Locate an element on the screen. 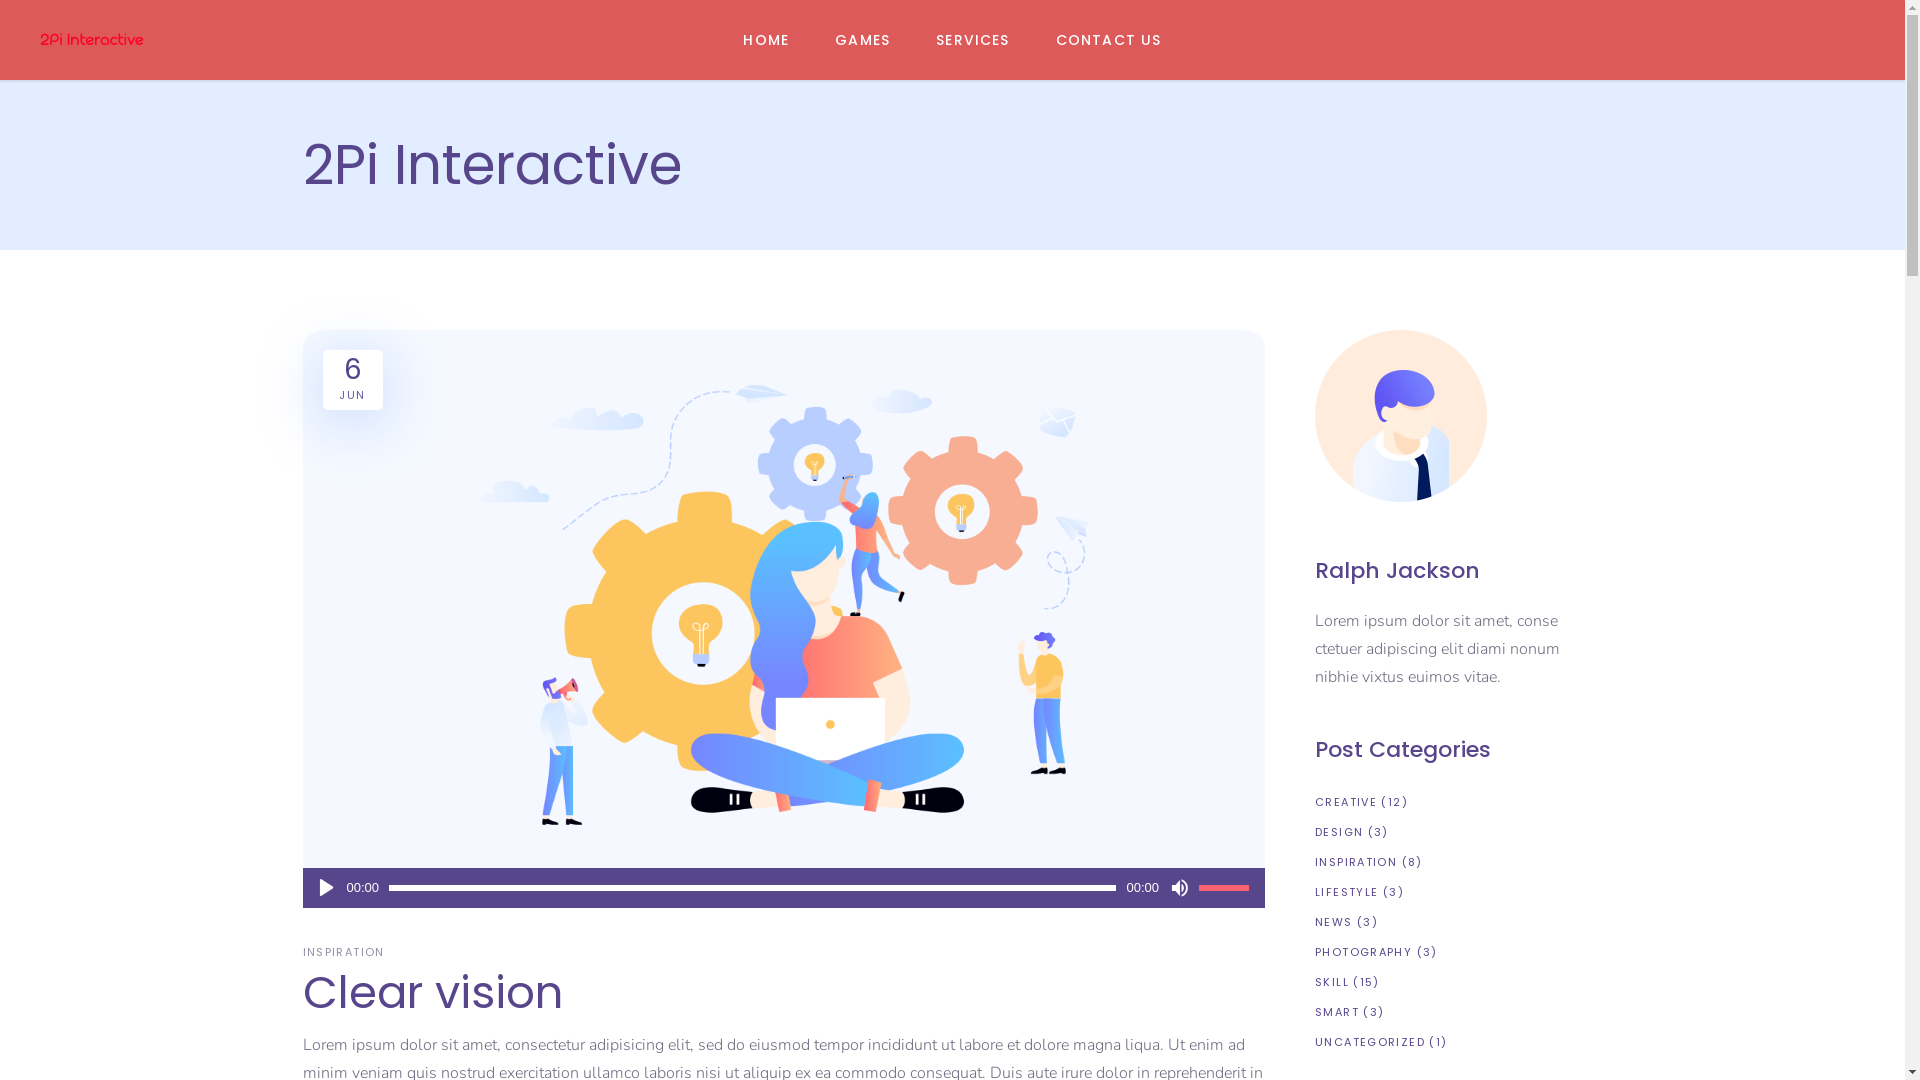 The height and width of the screenshot is (1080, 1920). 'INSPIRATION' is located at coordinates (345, 951).